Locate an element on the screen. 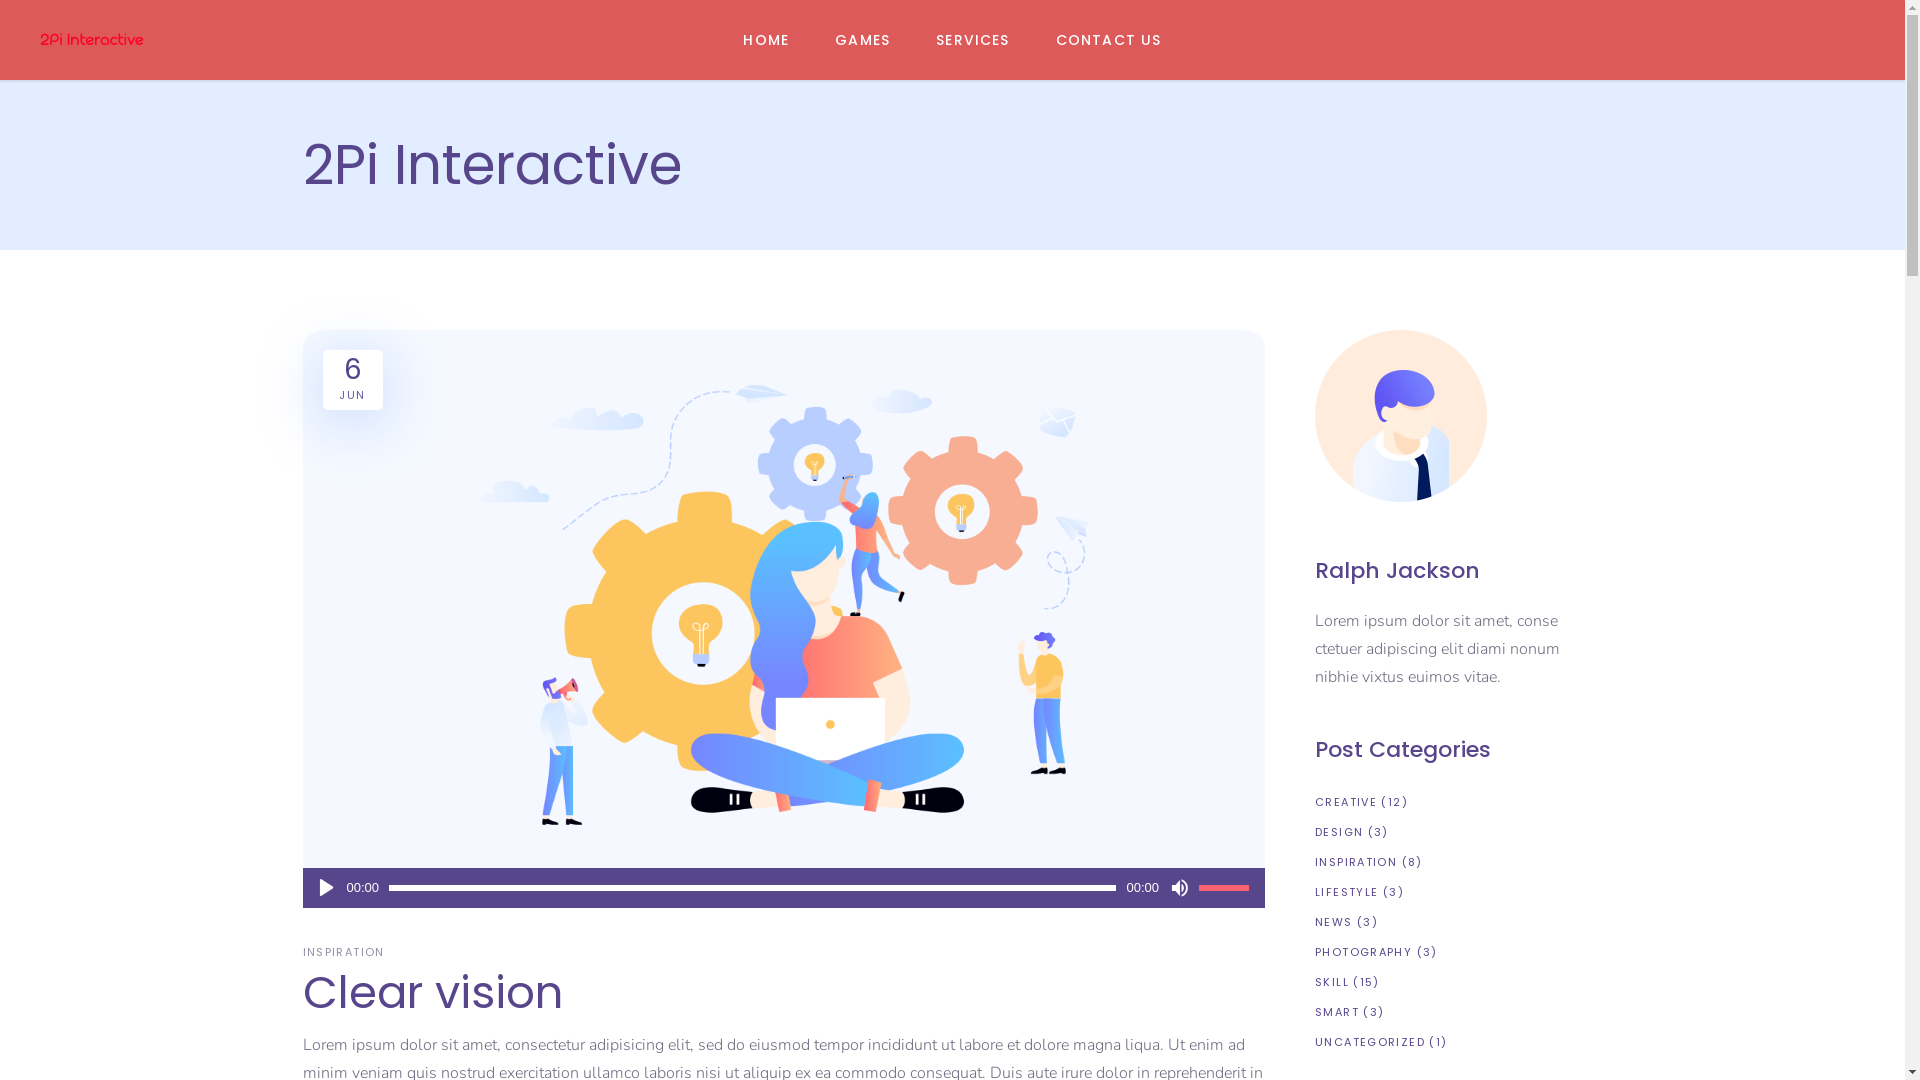 The height and width of the screenshot is (1080, 1920). 'INSPIRATION' is located at coordinates (345, 951).